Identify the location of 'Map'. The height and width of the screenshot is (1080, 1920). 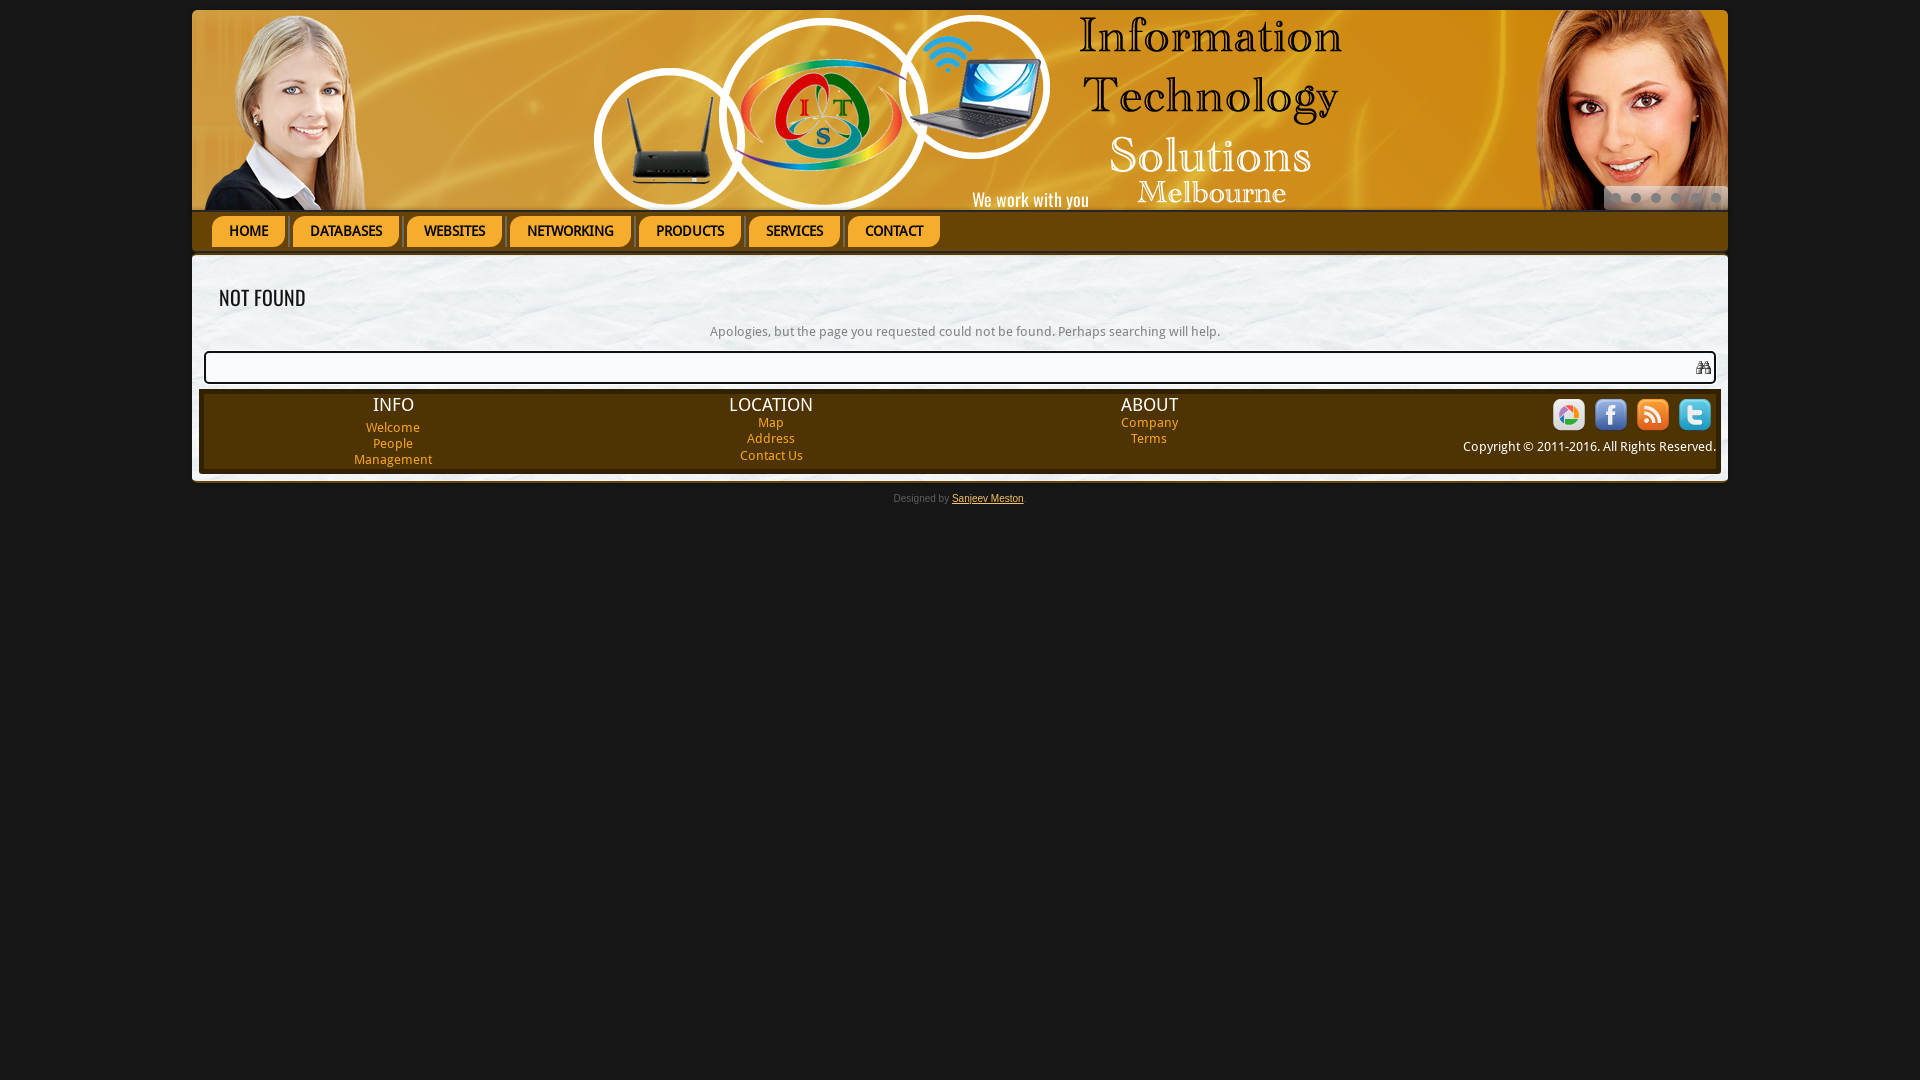
(757, 421).